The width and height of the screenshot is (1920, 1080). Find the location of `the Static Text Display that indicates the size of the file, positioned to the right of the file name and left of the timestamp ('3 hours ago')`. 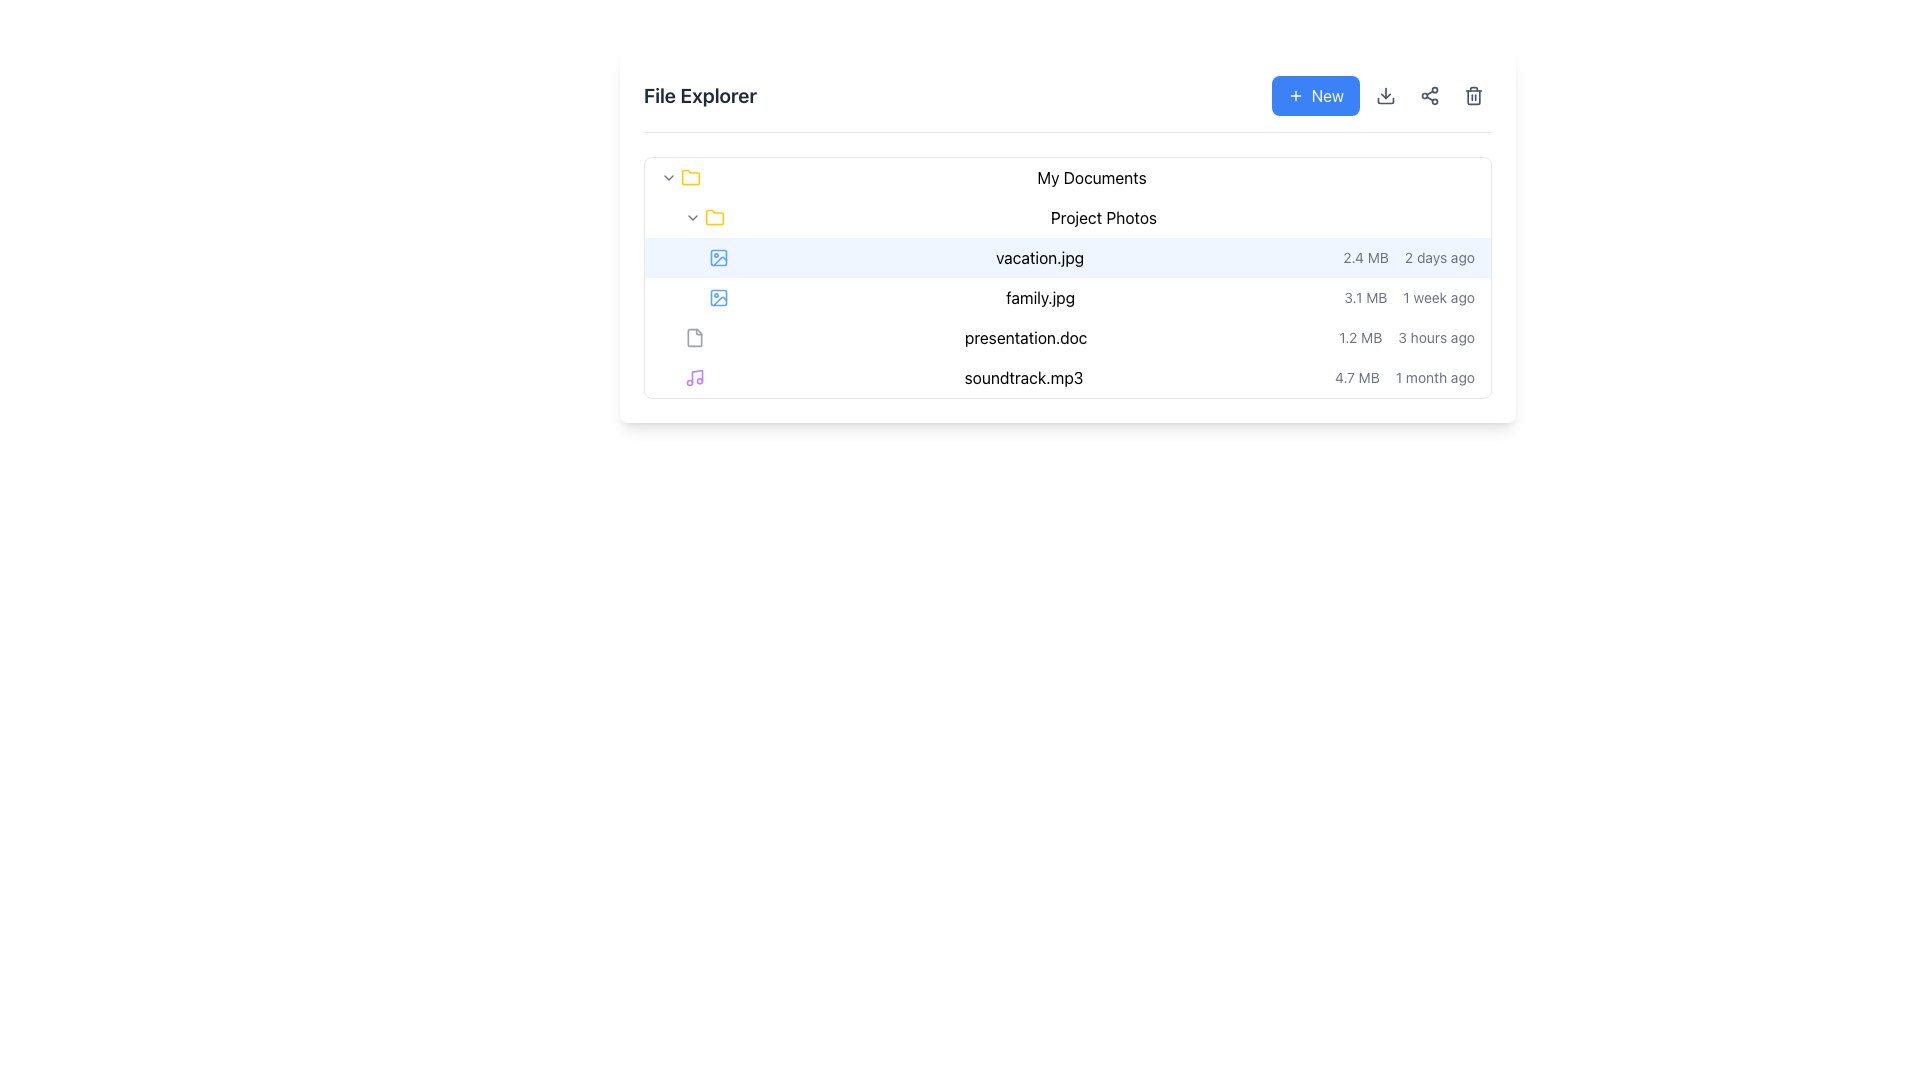

the Static Text Display that indicates the size of the file, positioned to the right of the file name and left of the timestamp ('3 hours ago') is located at coordinates (1360, 337).